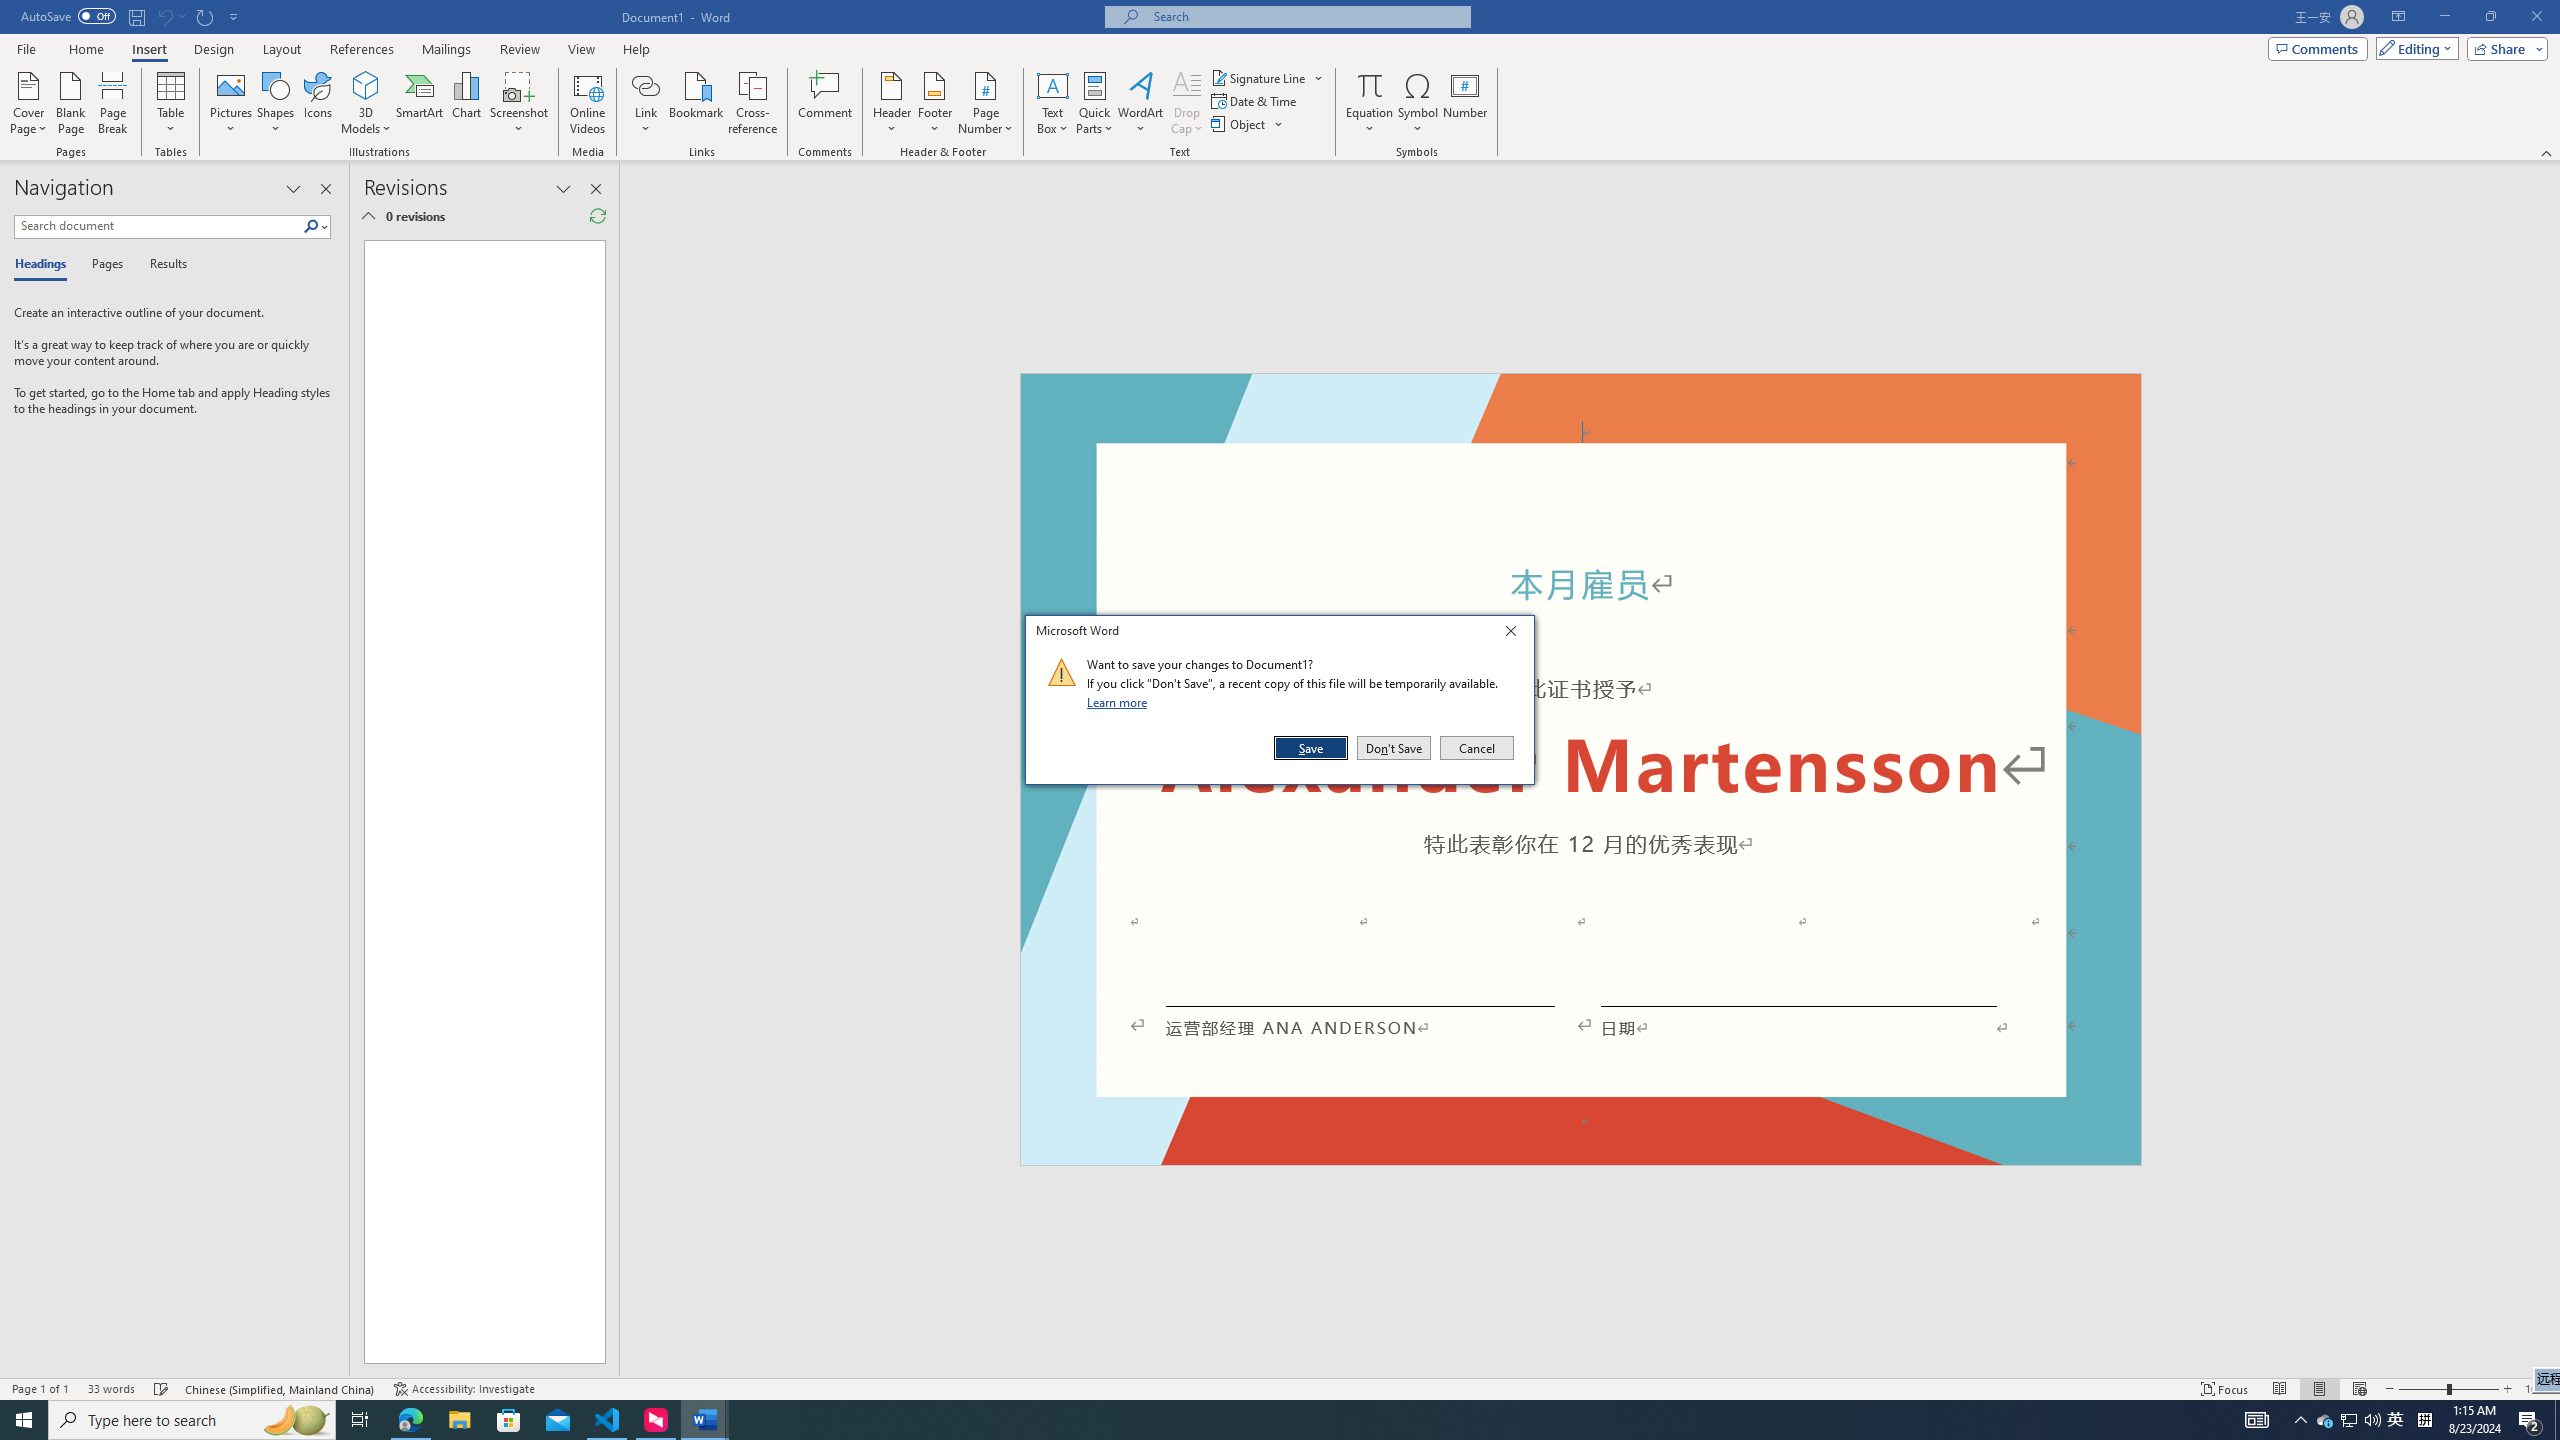 This screenshot has width=2560, height=1440. Describe the element at coordinates (171, 103) in the screenshot. I see `'Table'` at that location.